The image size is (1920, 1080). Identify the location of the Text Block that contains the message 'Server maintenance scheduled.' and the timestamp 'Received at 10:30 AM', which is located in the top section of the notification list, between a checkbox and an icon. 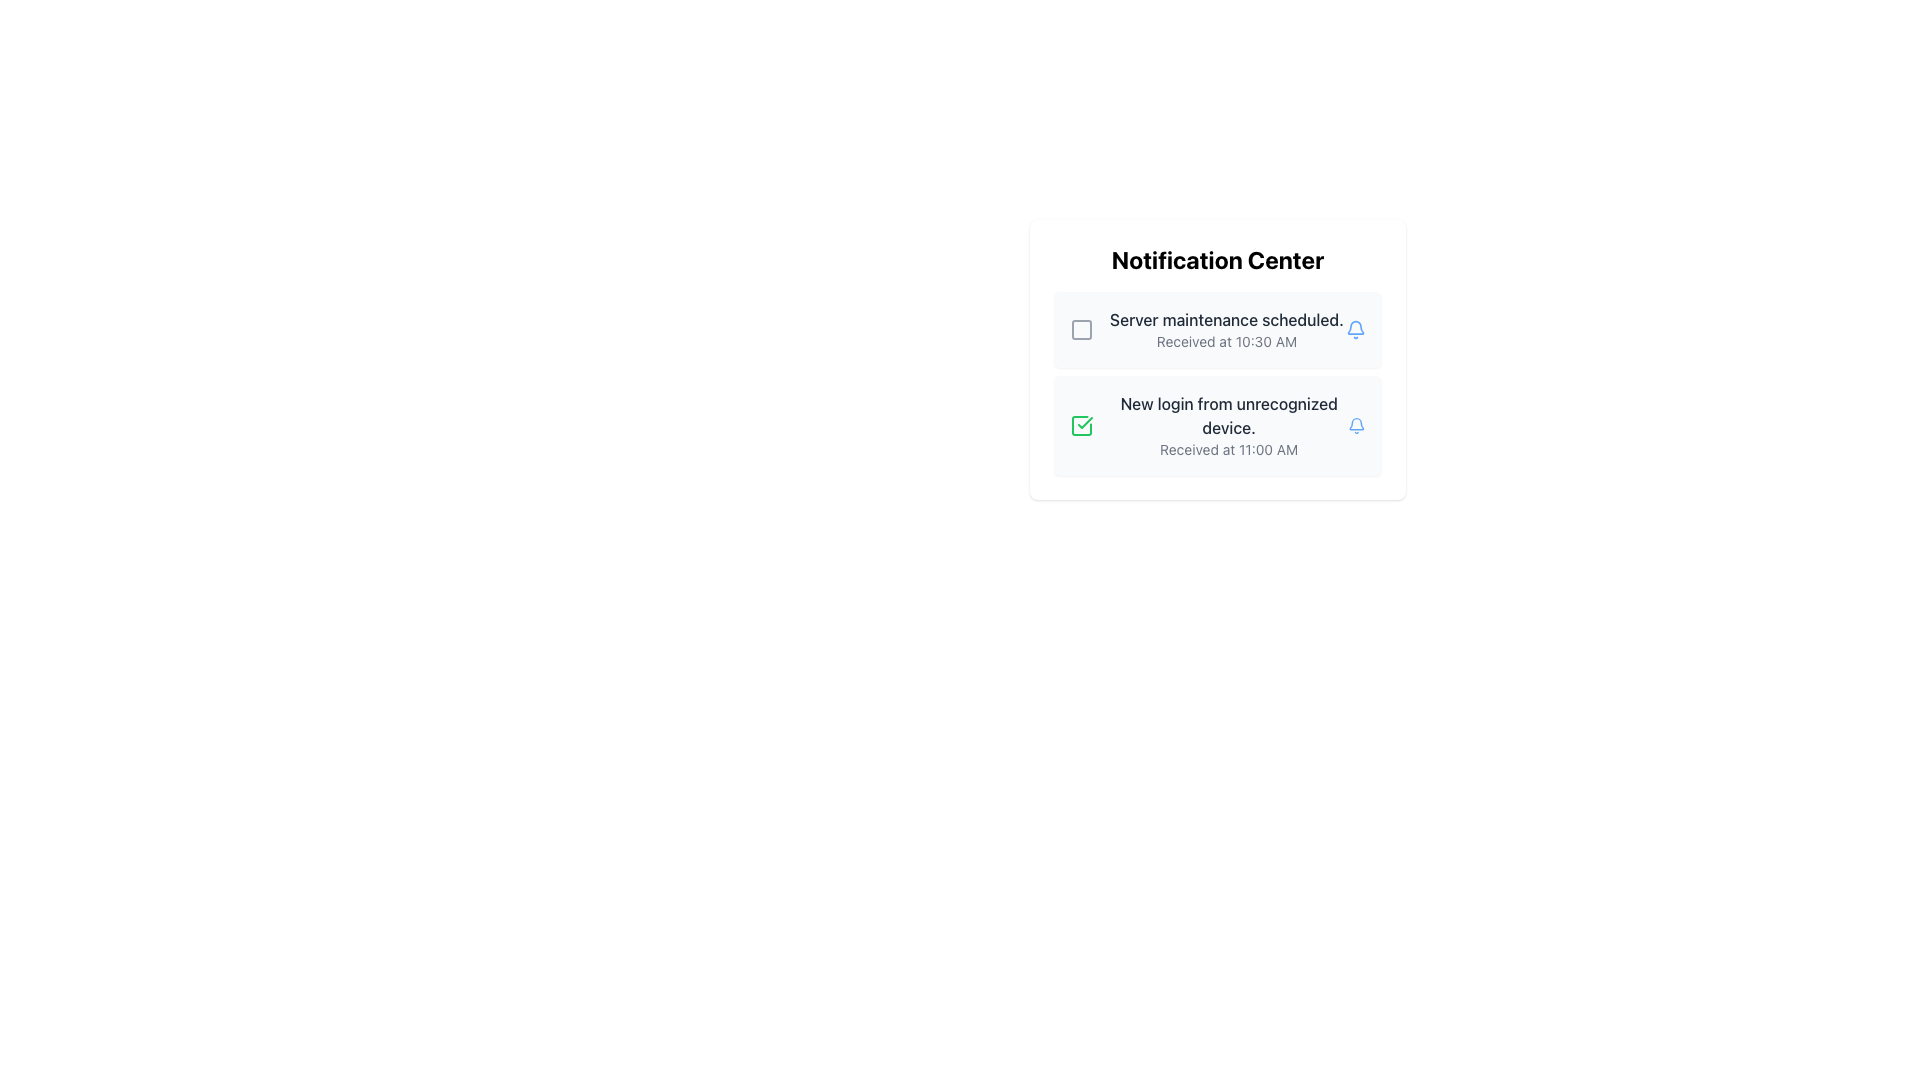
(1225, 329).